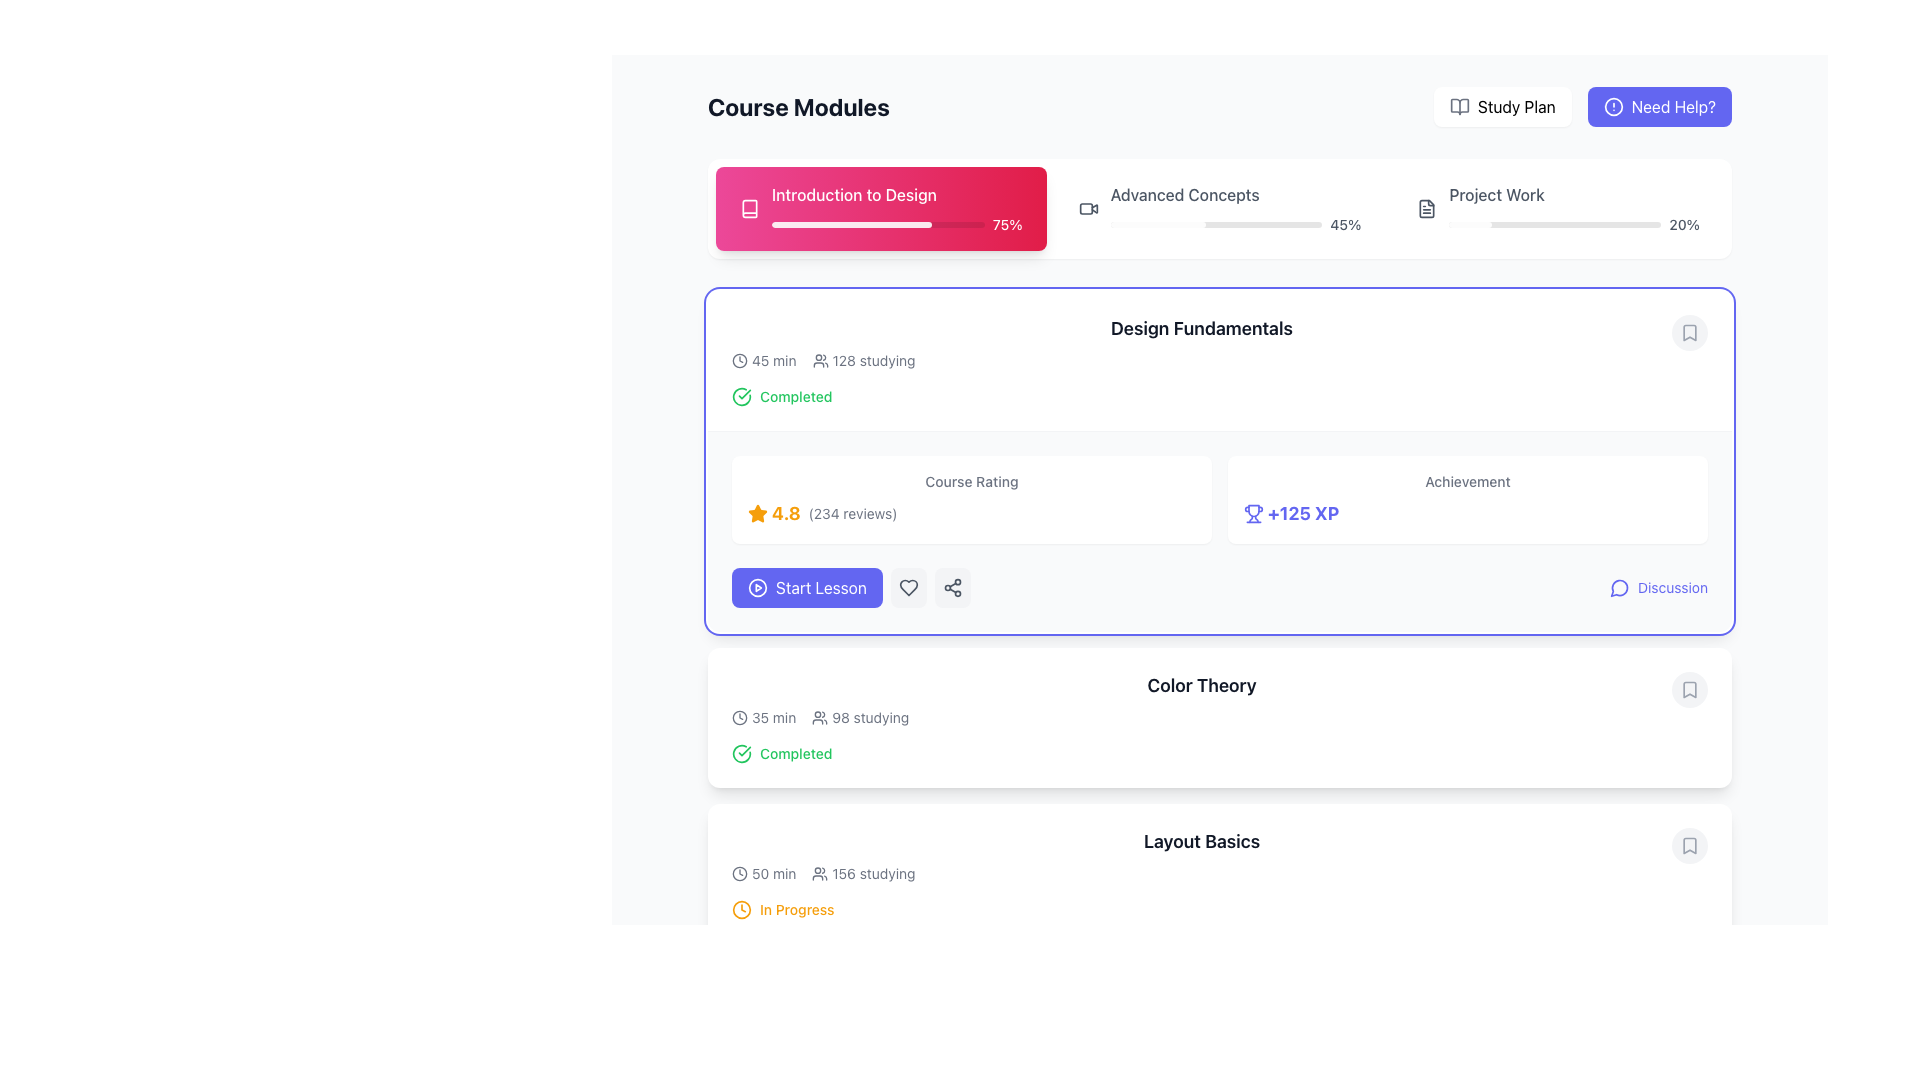 The height and width of the screenshot is (1080, 1920). Describe the element at coordinates (738, 873) in the screenshot. I see `the Icon (Clock) that visually represents the concept of time, which is located to the left of the text '50 min'` at that location.